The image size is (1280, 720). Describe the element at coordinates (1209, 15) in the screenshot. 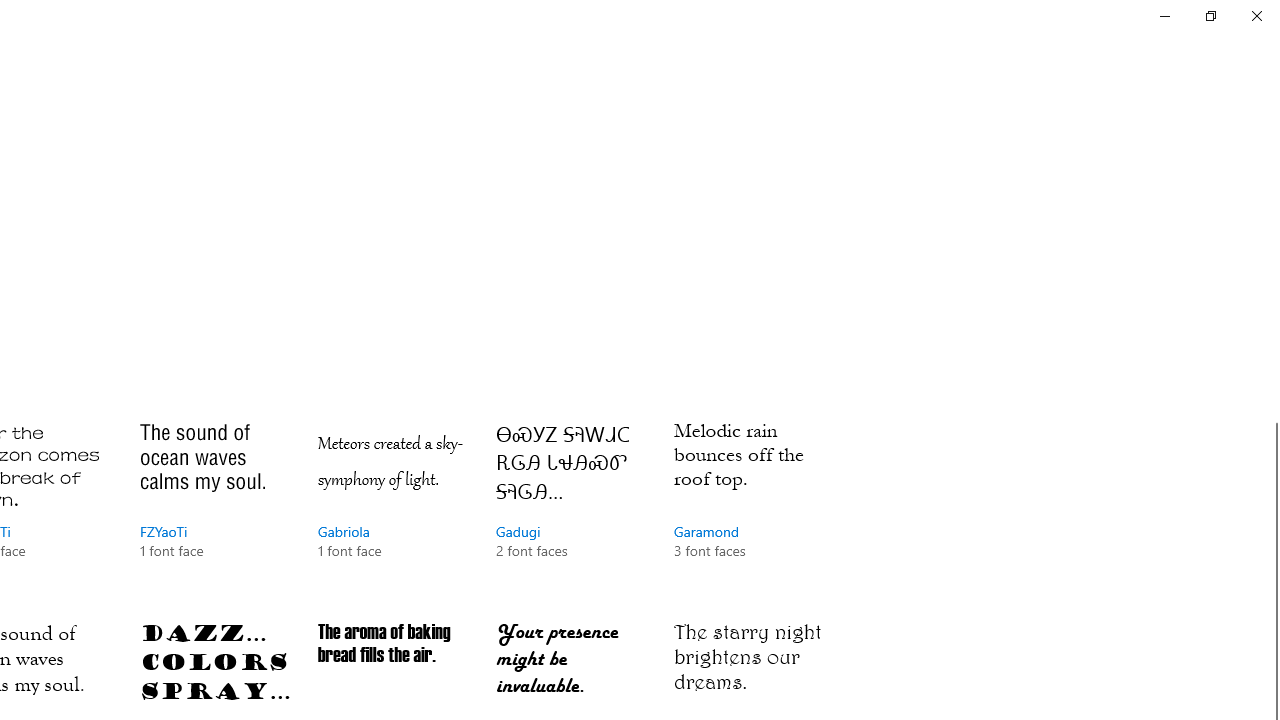

I see `'Restore Settings'` at that location.